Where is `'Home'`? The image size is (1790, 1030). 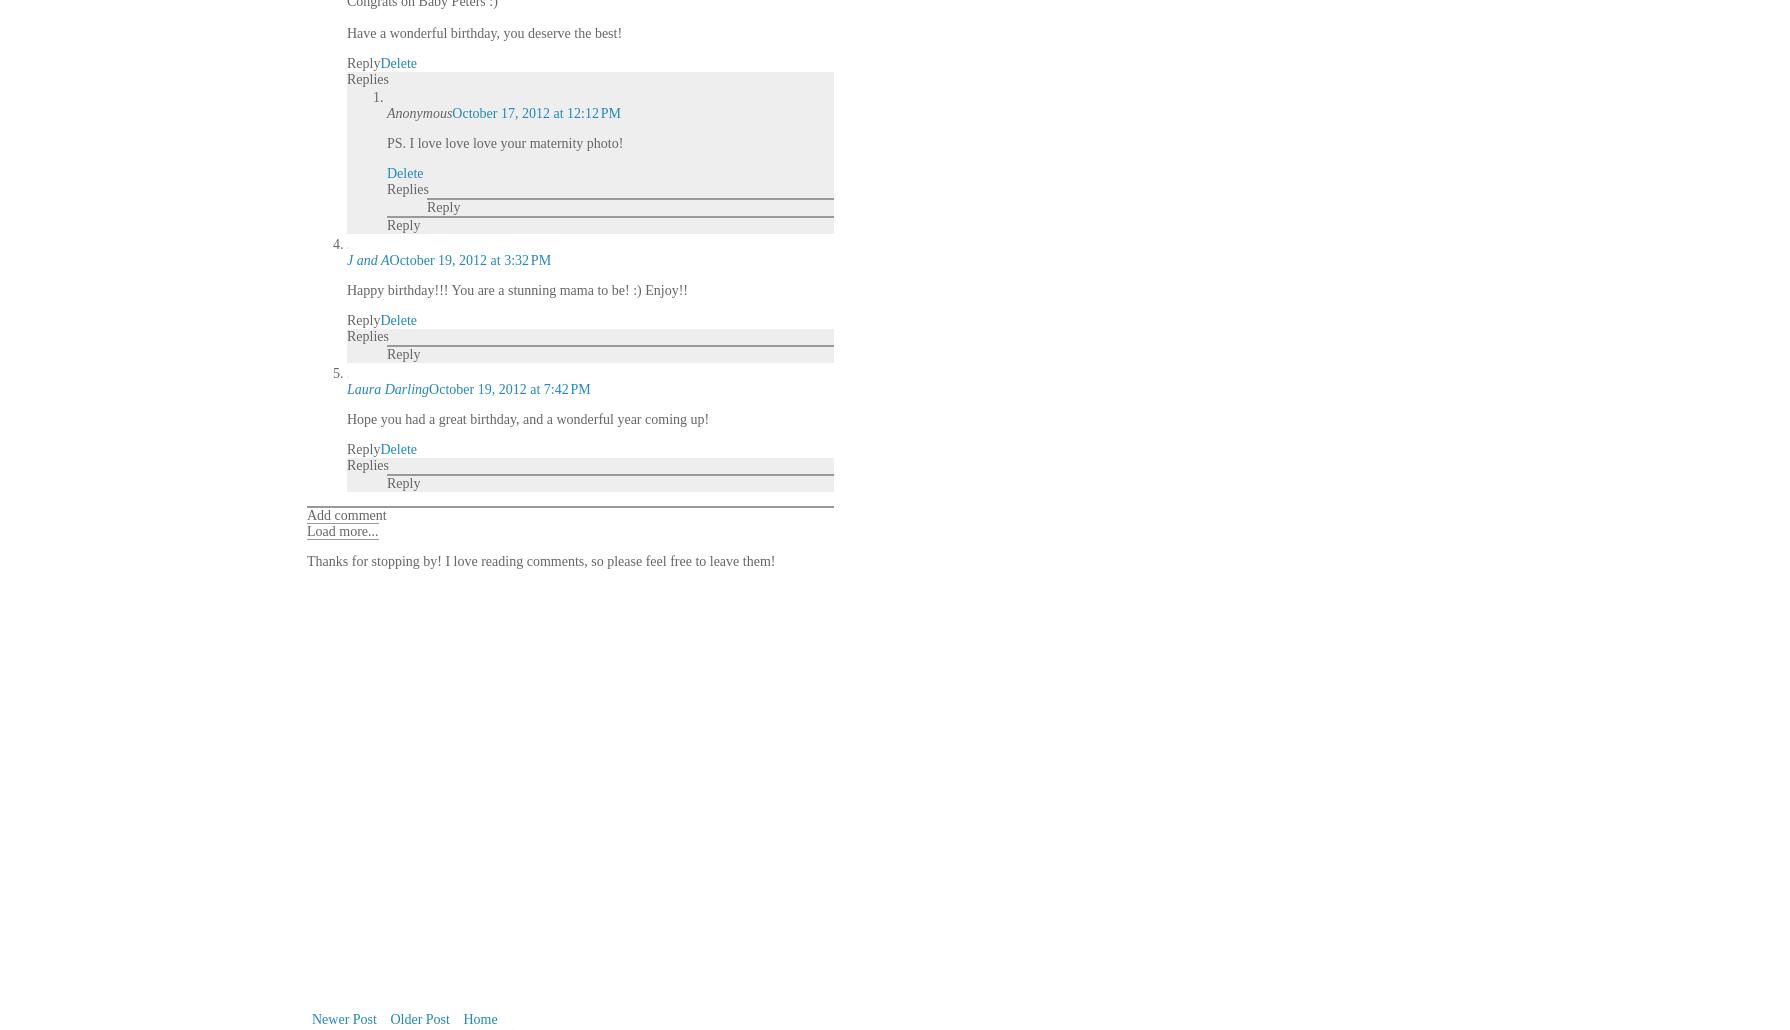
'Home' is located at coordinates (479, 1018).